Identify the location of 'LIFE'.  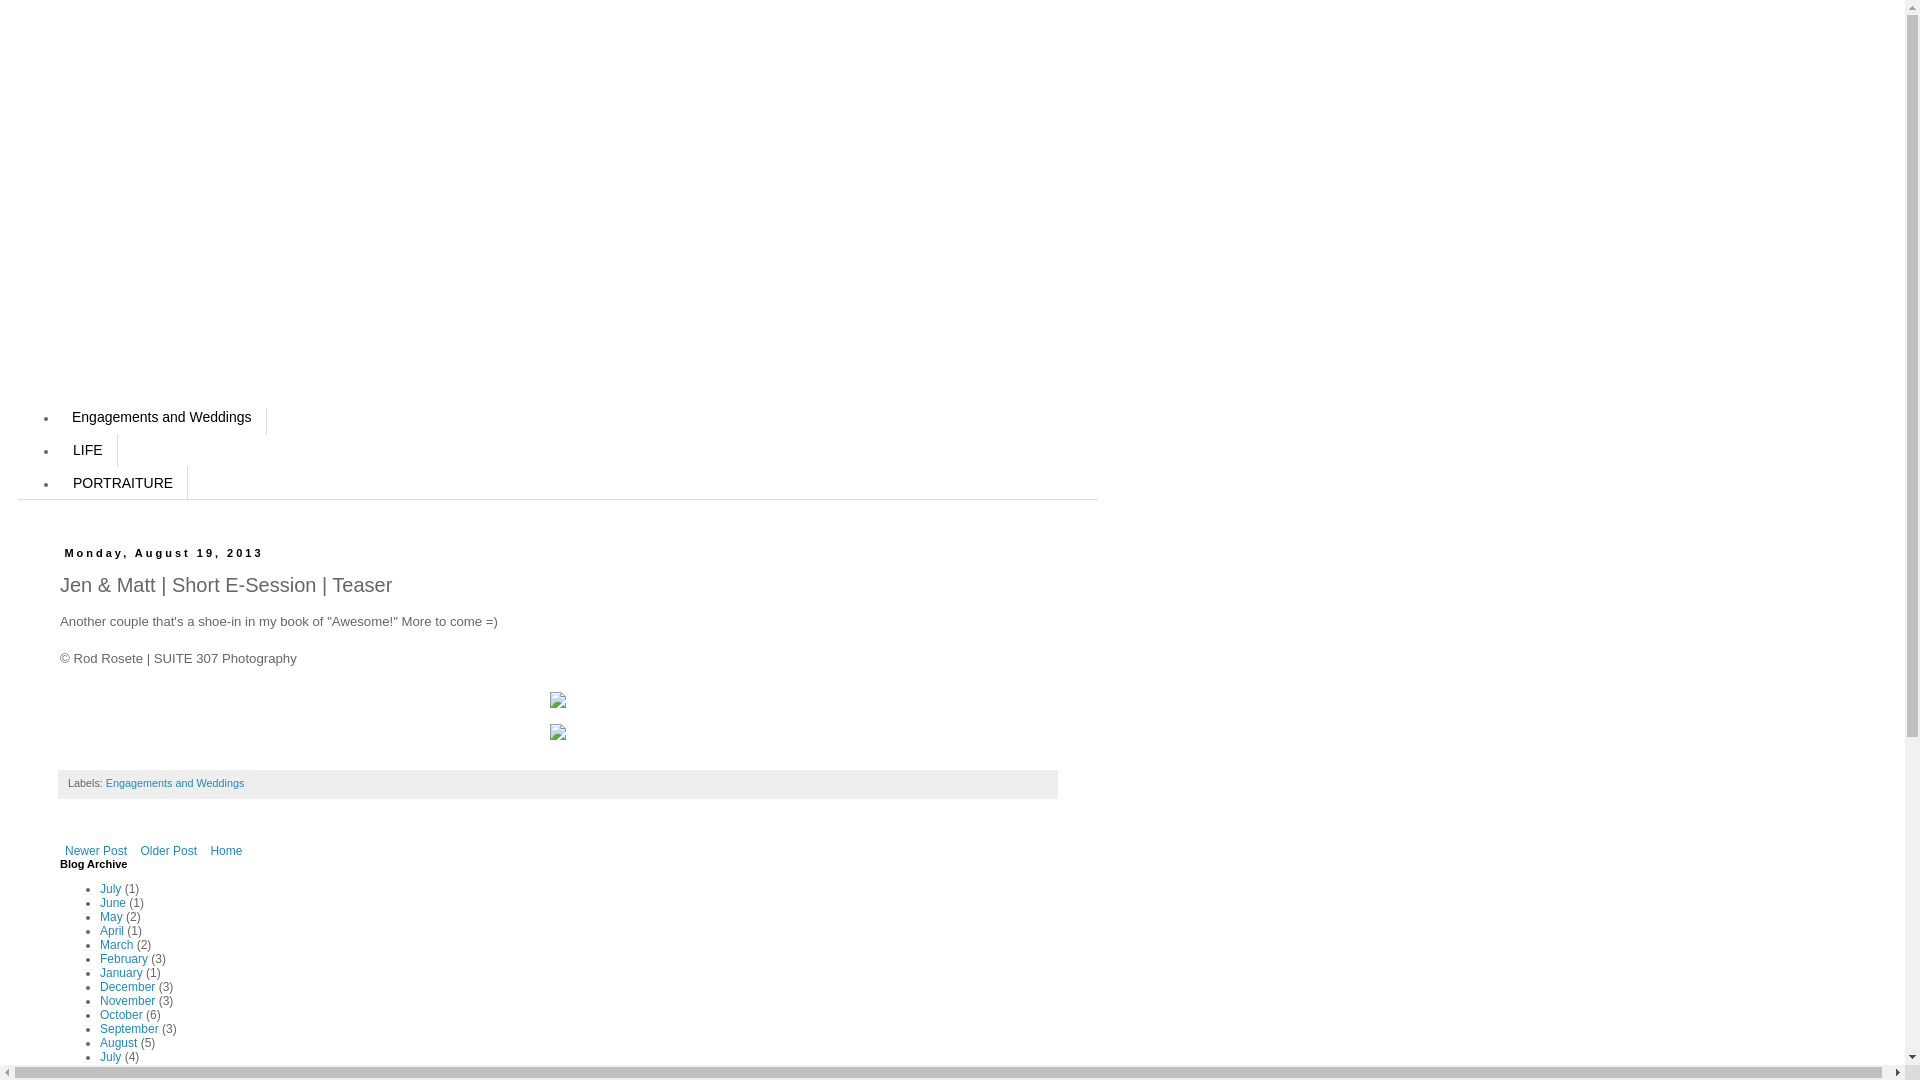
(86, 450).